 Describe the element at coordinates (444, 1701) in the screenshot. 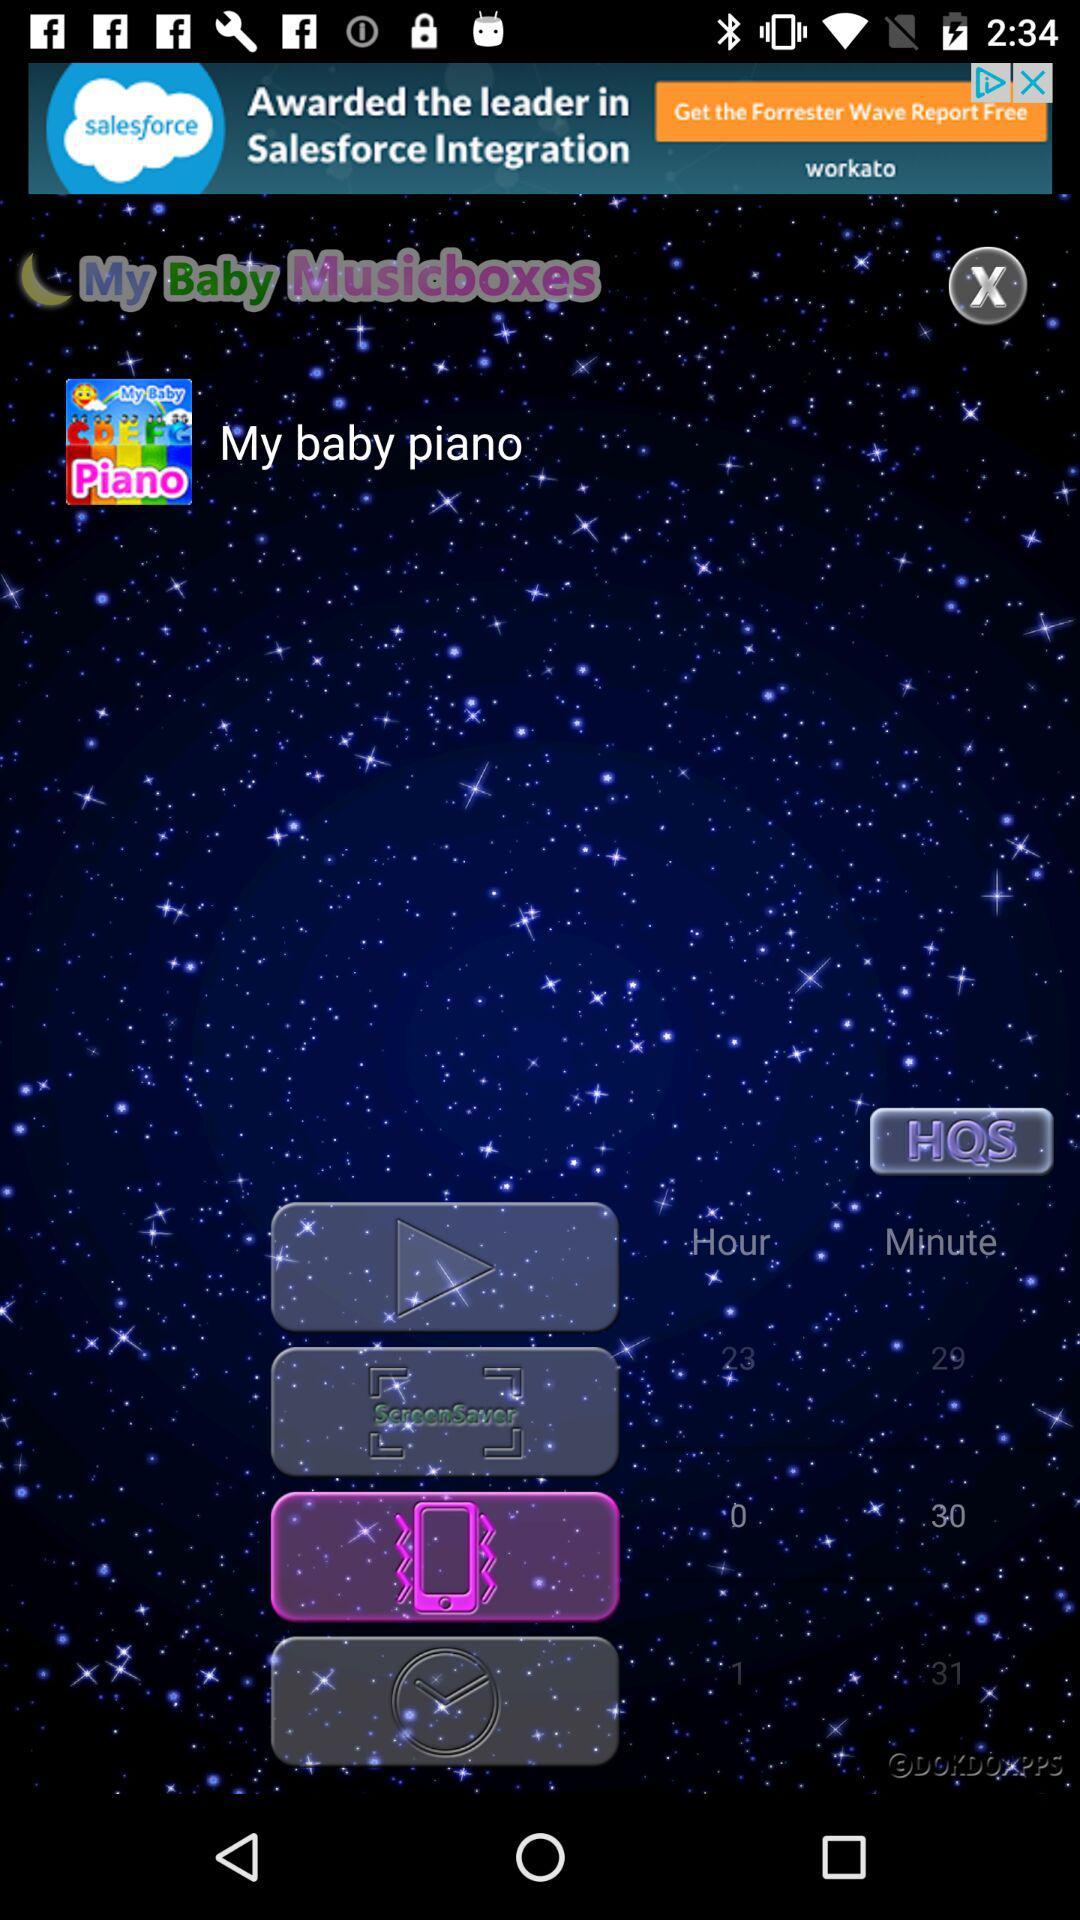

I see `the clock symbol button` at that location.